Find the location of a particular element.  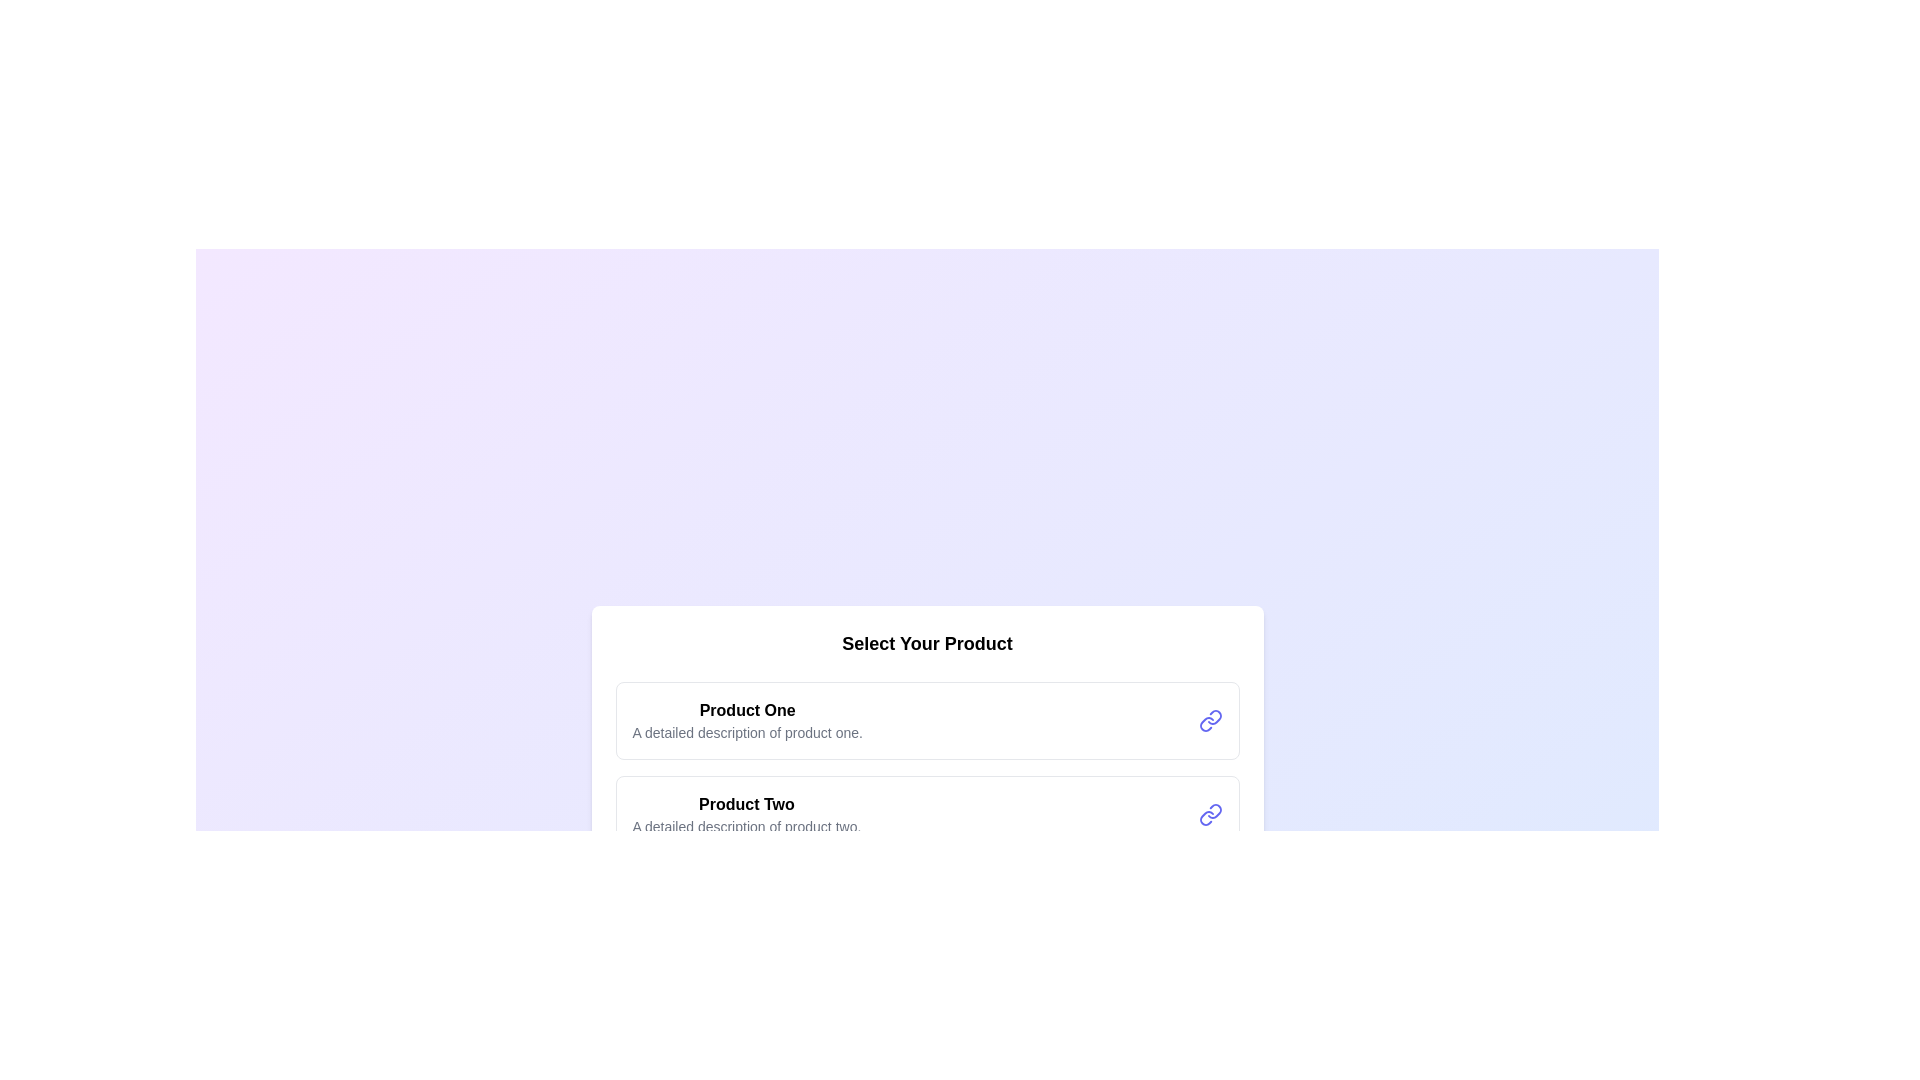

the Text Header element located at the top-center of the product selection card, which serves as the title for the section below is located at coordinates (926, 644).